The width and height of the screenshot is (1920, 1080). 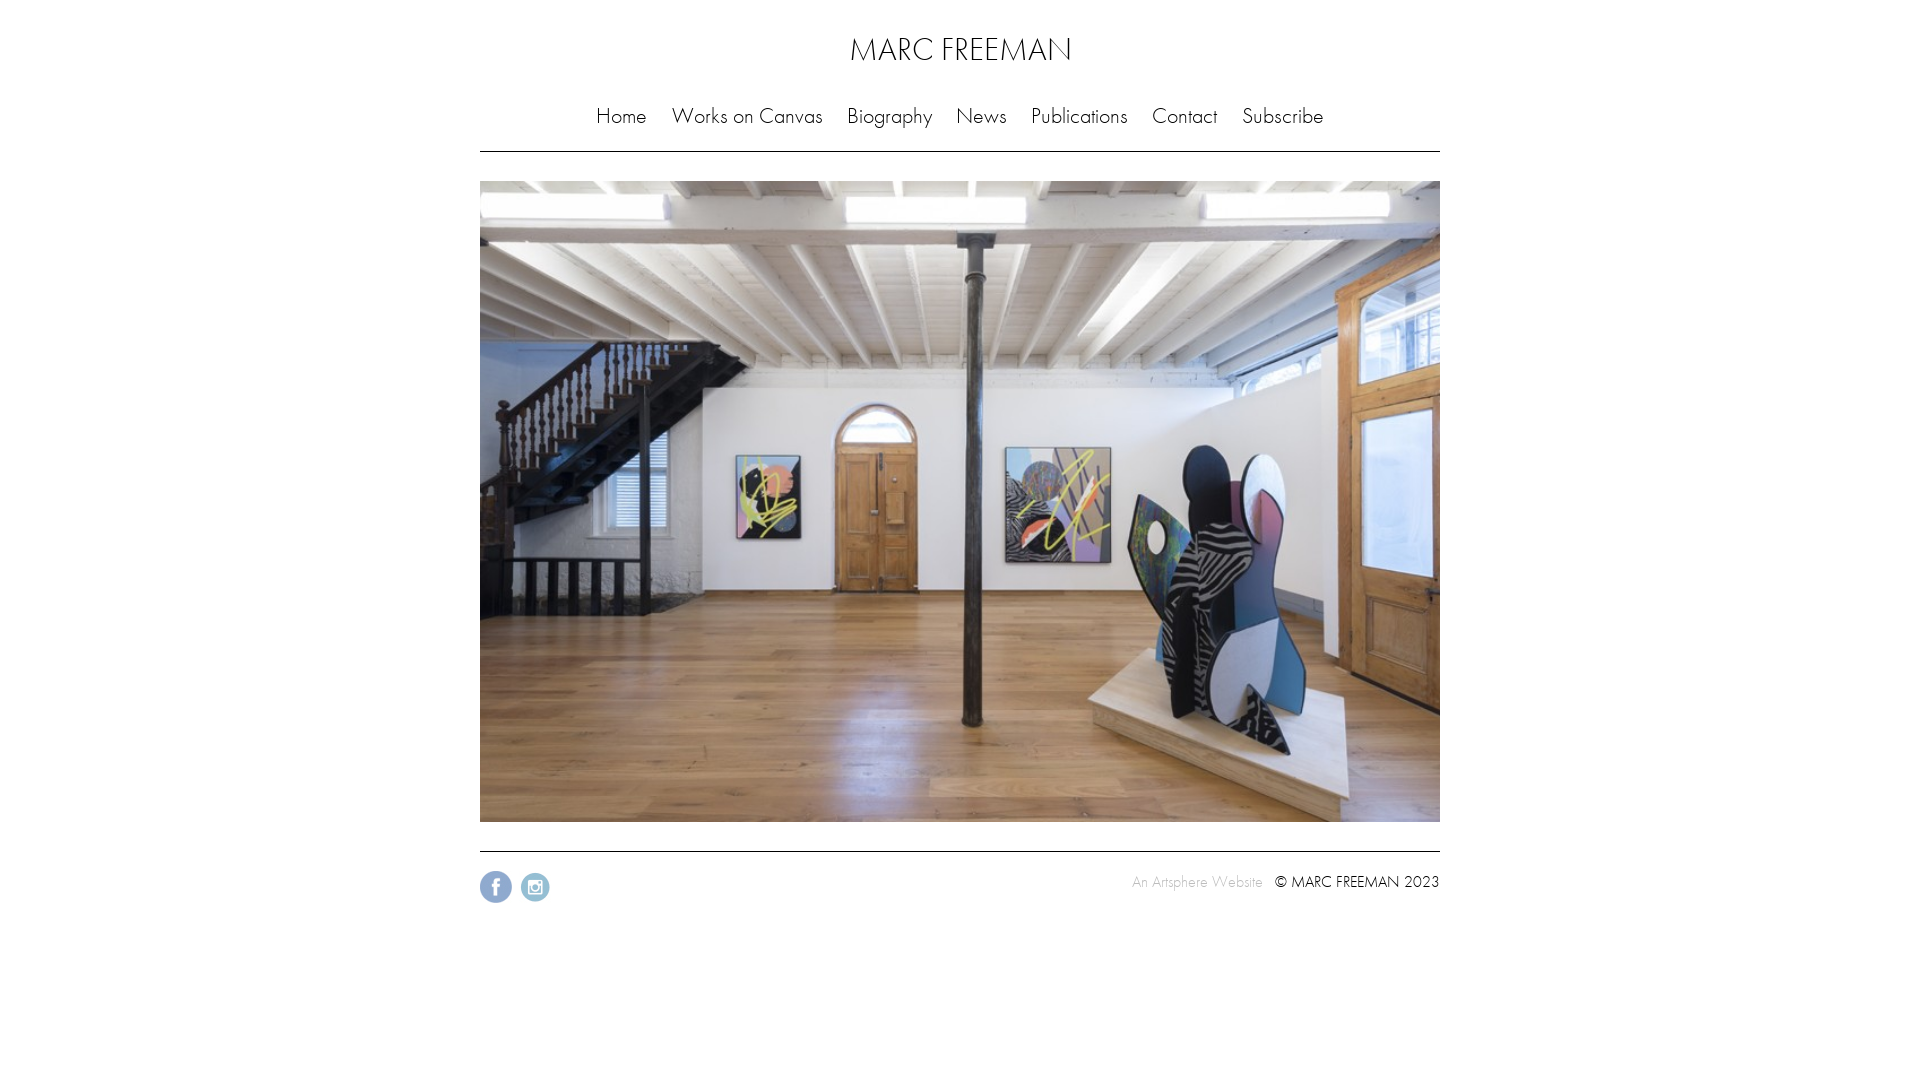 I want to click on 'Home', so click(x=620, y=115).